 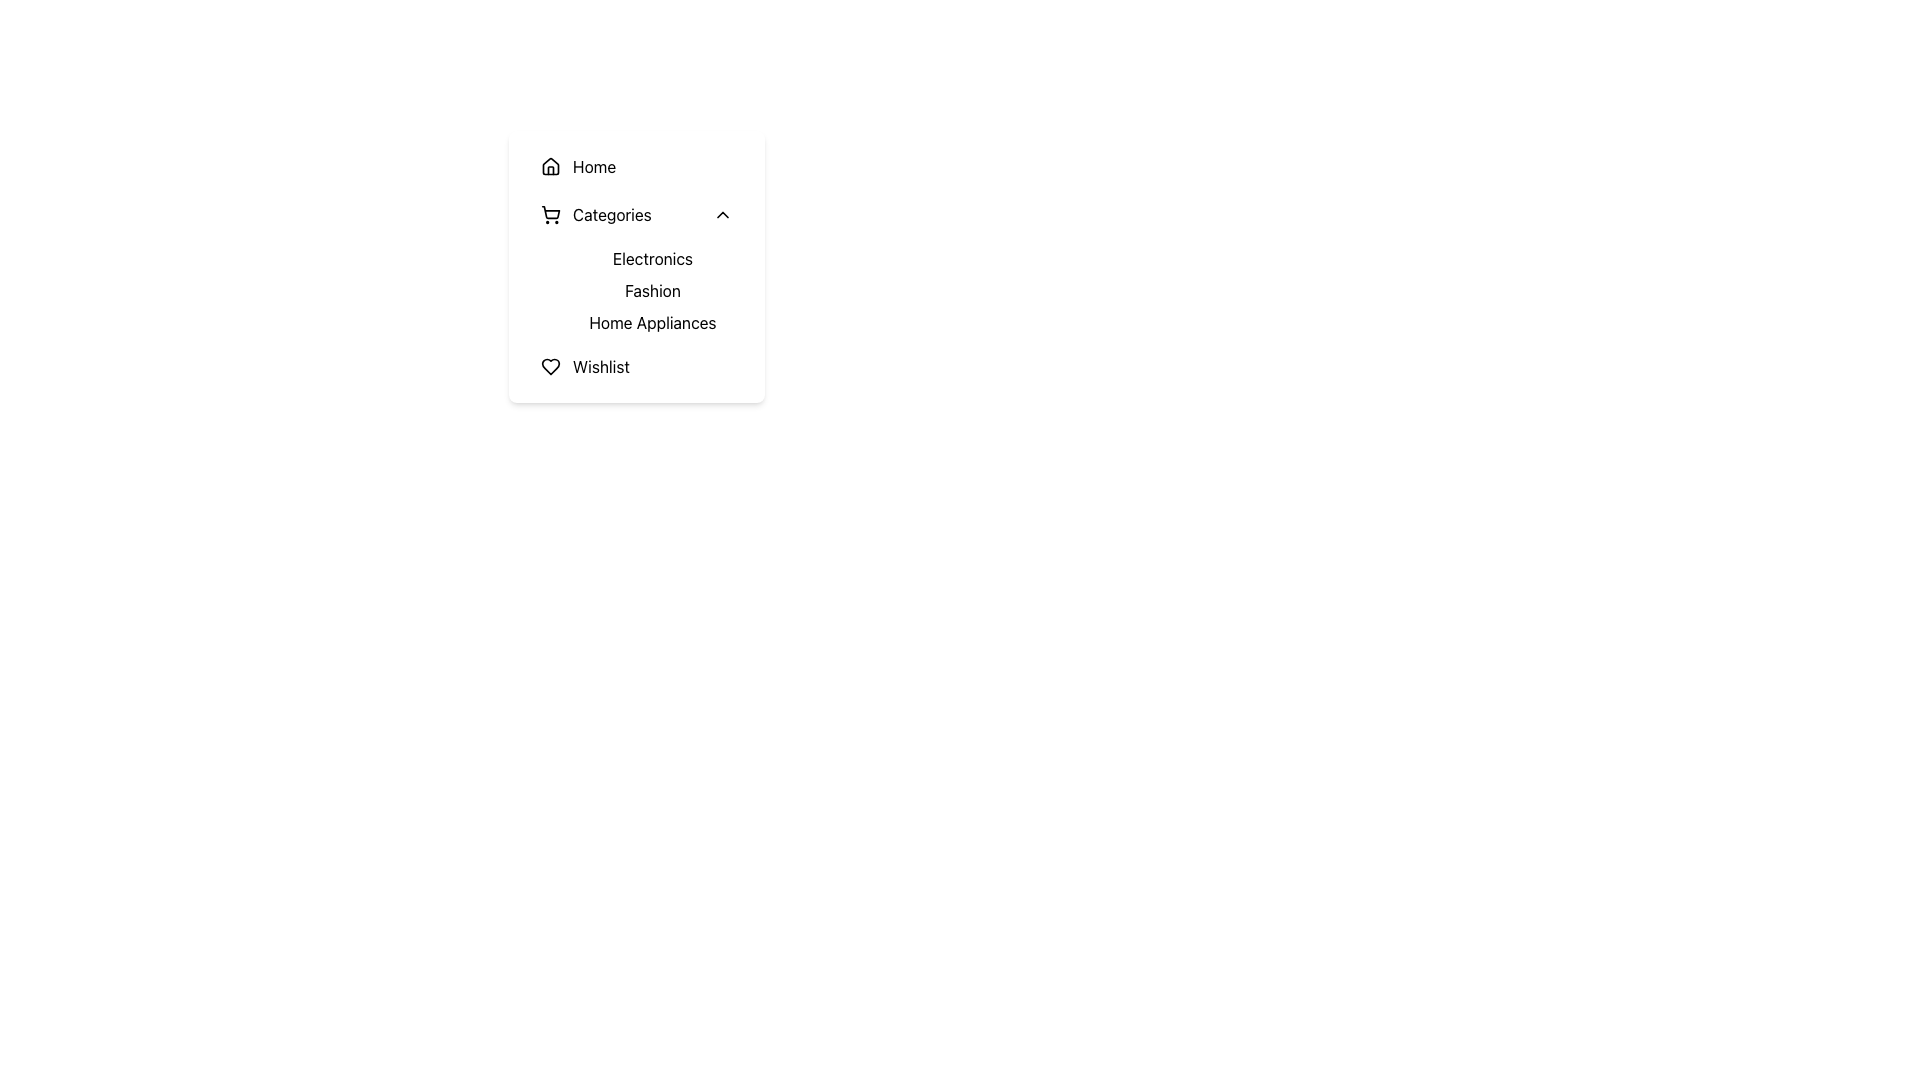 I want to click on the shopping cart vector icon, which is part of a vertical menu layout beside the 'Categories' text label, so click(x=551, y=212).